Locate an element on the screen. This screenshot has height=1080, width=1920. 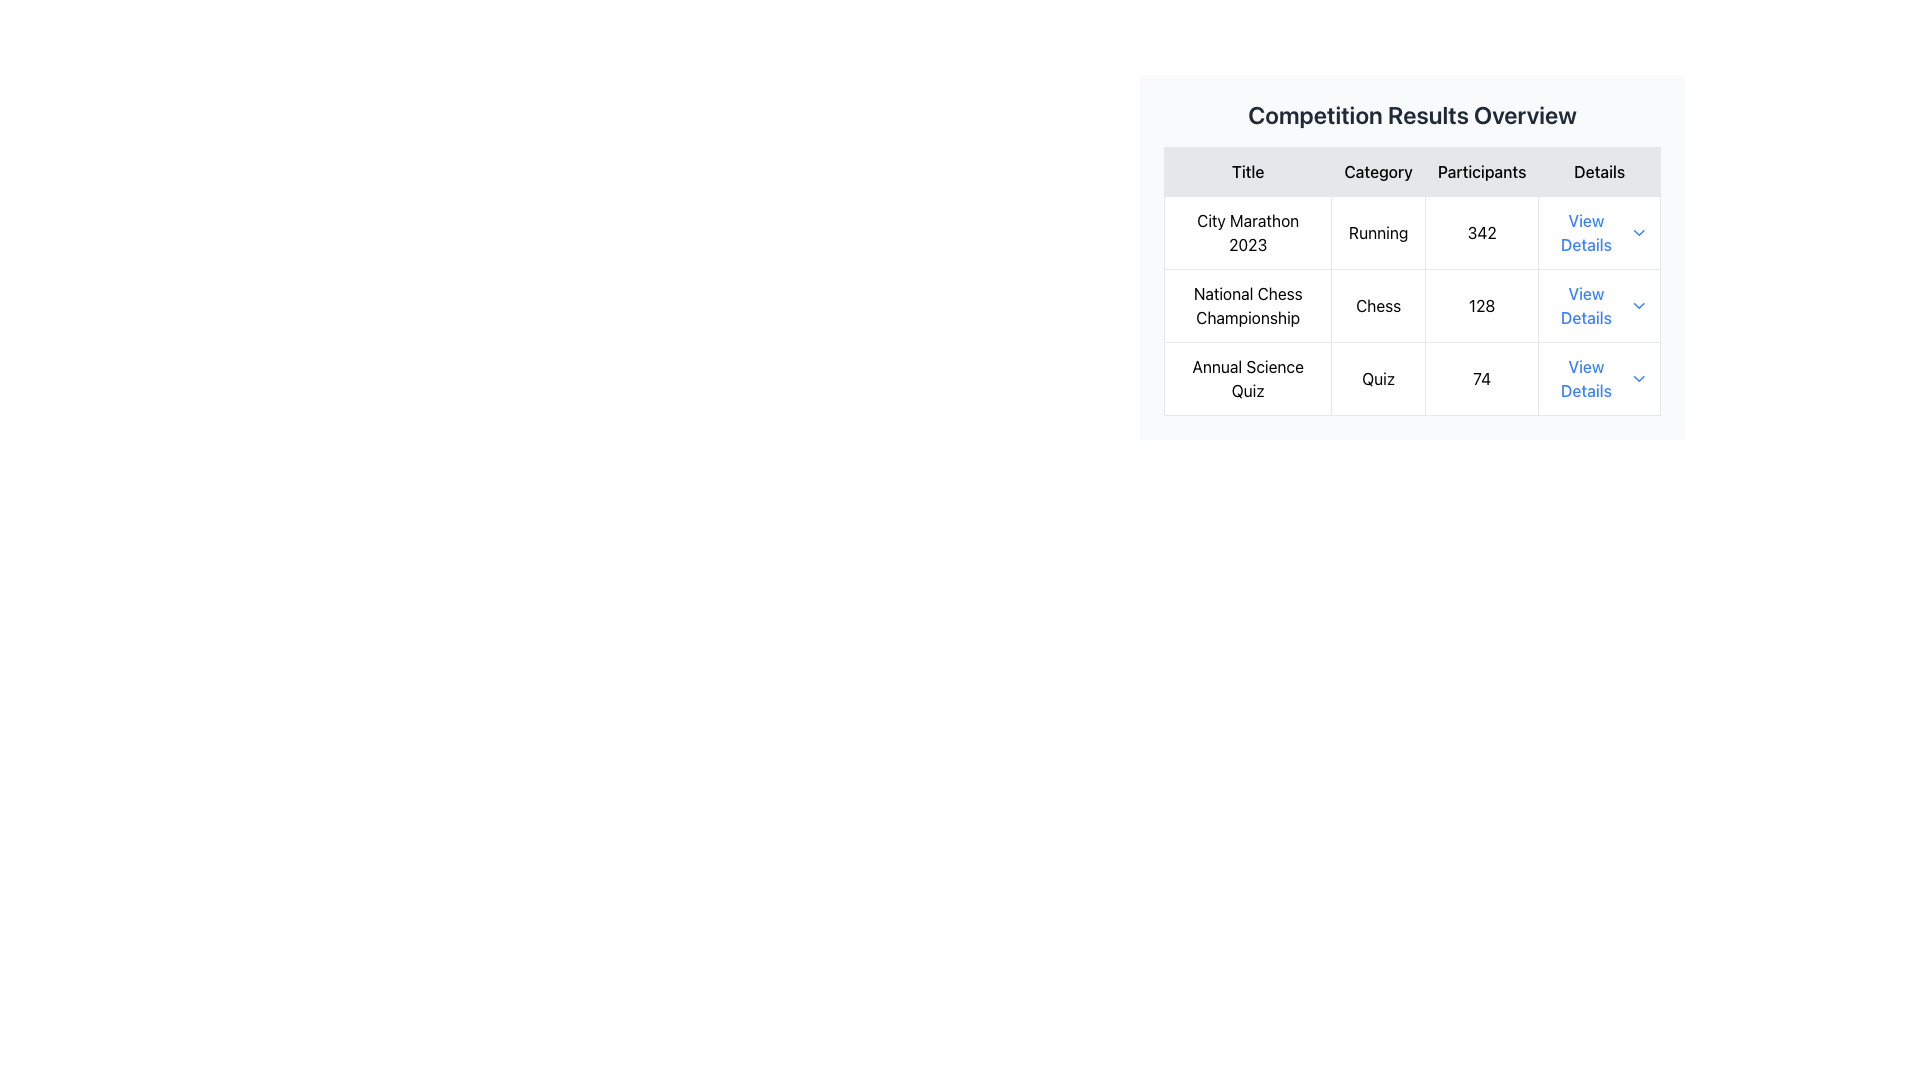
the text block representing the event name 'National Chess Championship' located in the second row of the 'Title' column in the table is located at coordinates (1247, 305).